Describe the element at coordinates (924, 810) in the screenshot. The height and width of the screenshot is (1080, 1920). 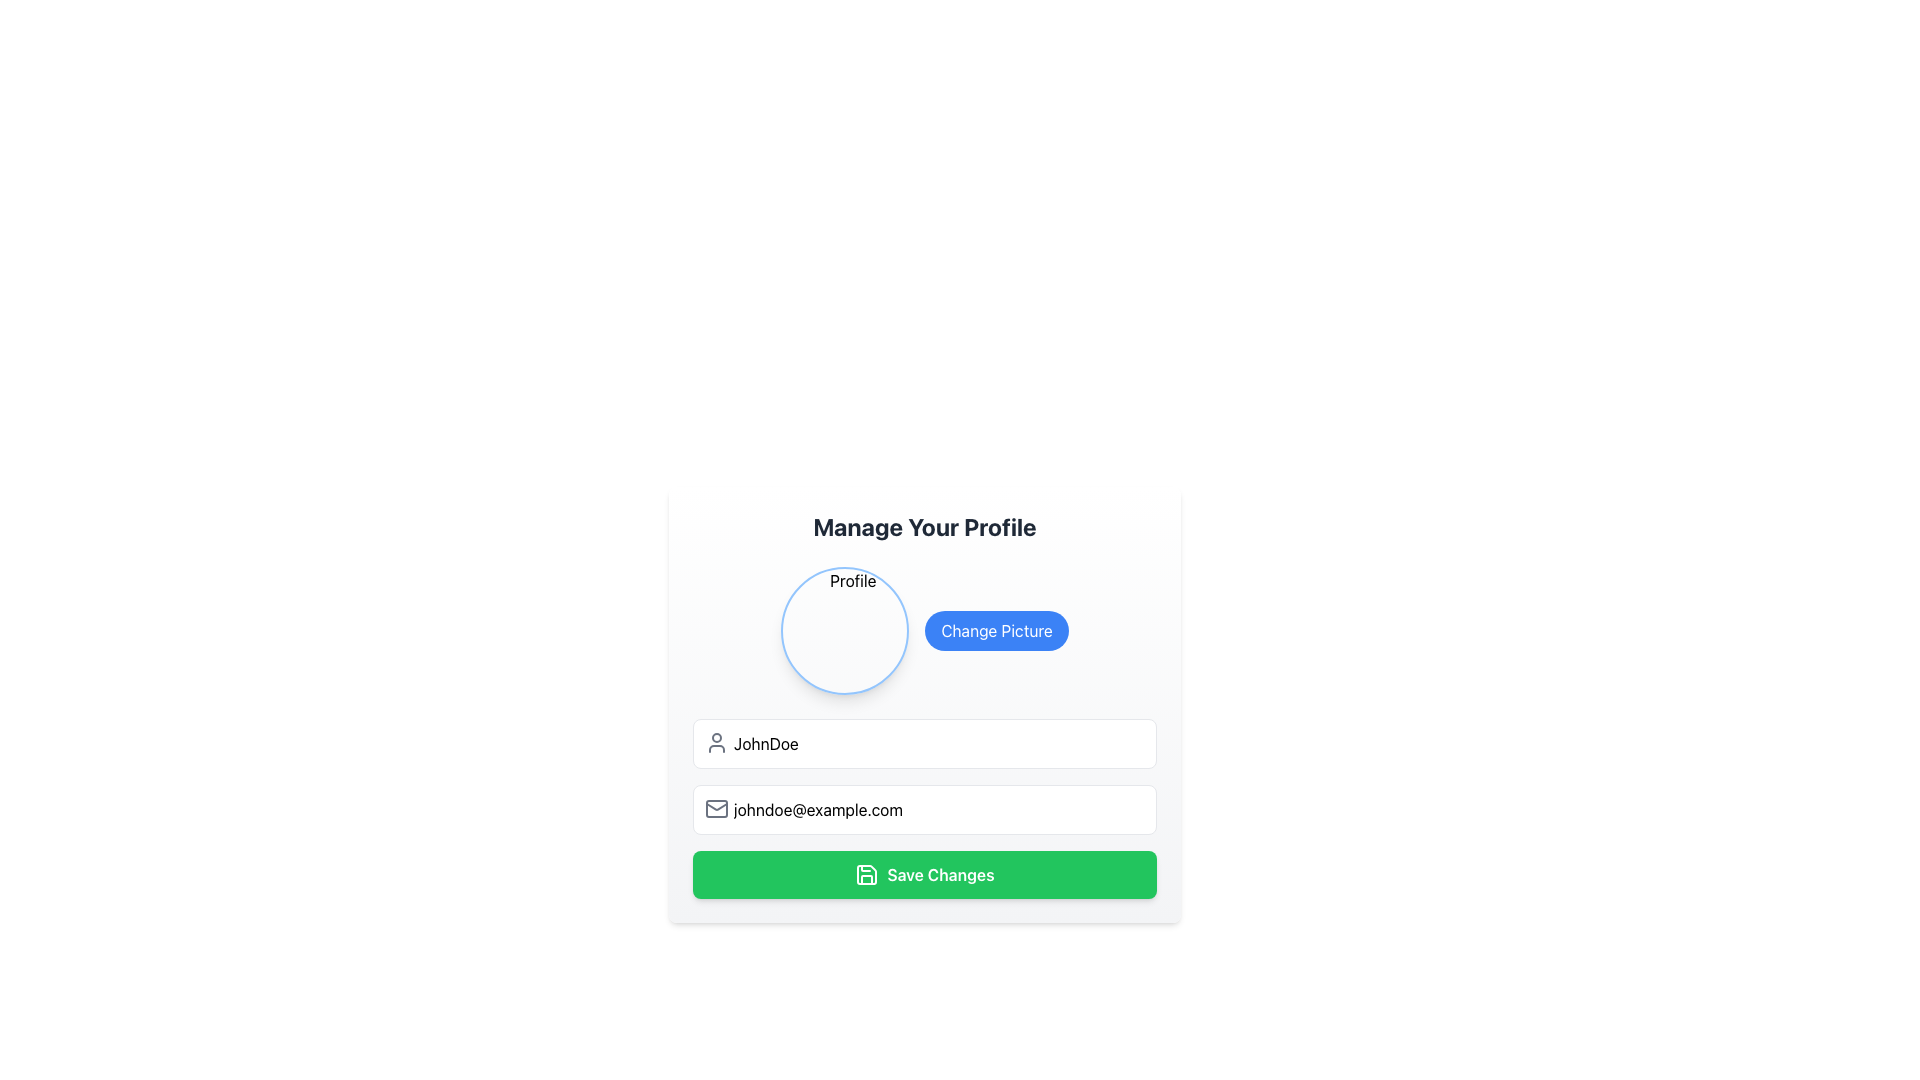
I see `the email input field with the placeholder 'Your Email' to focus on it` at that location.